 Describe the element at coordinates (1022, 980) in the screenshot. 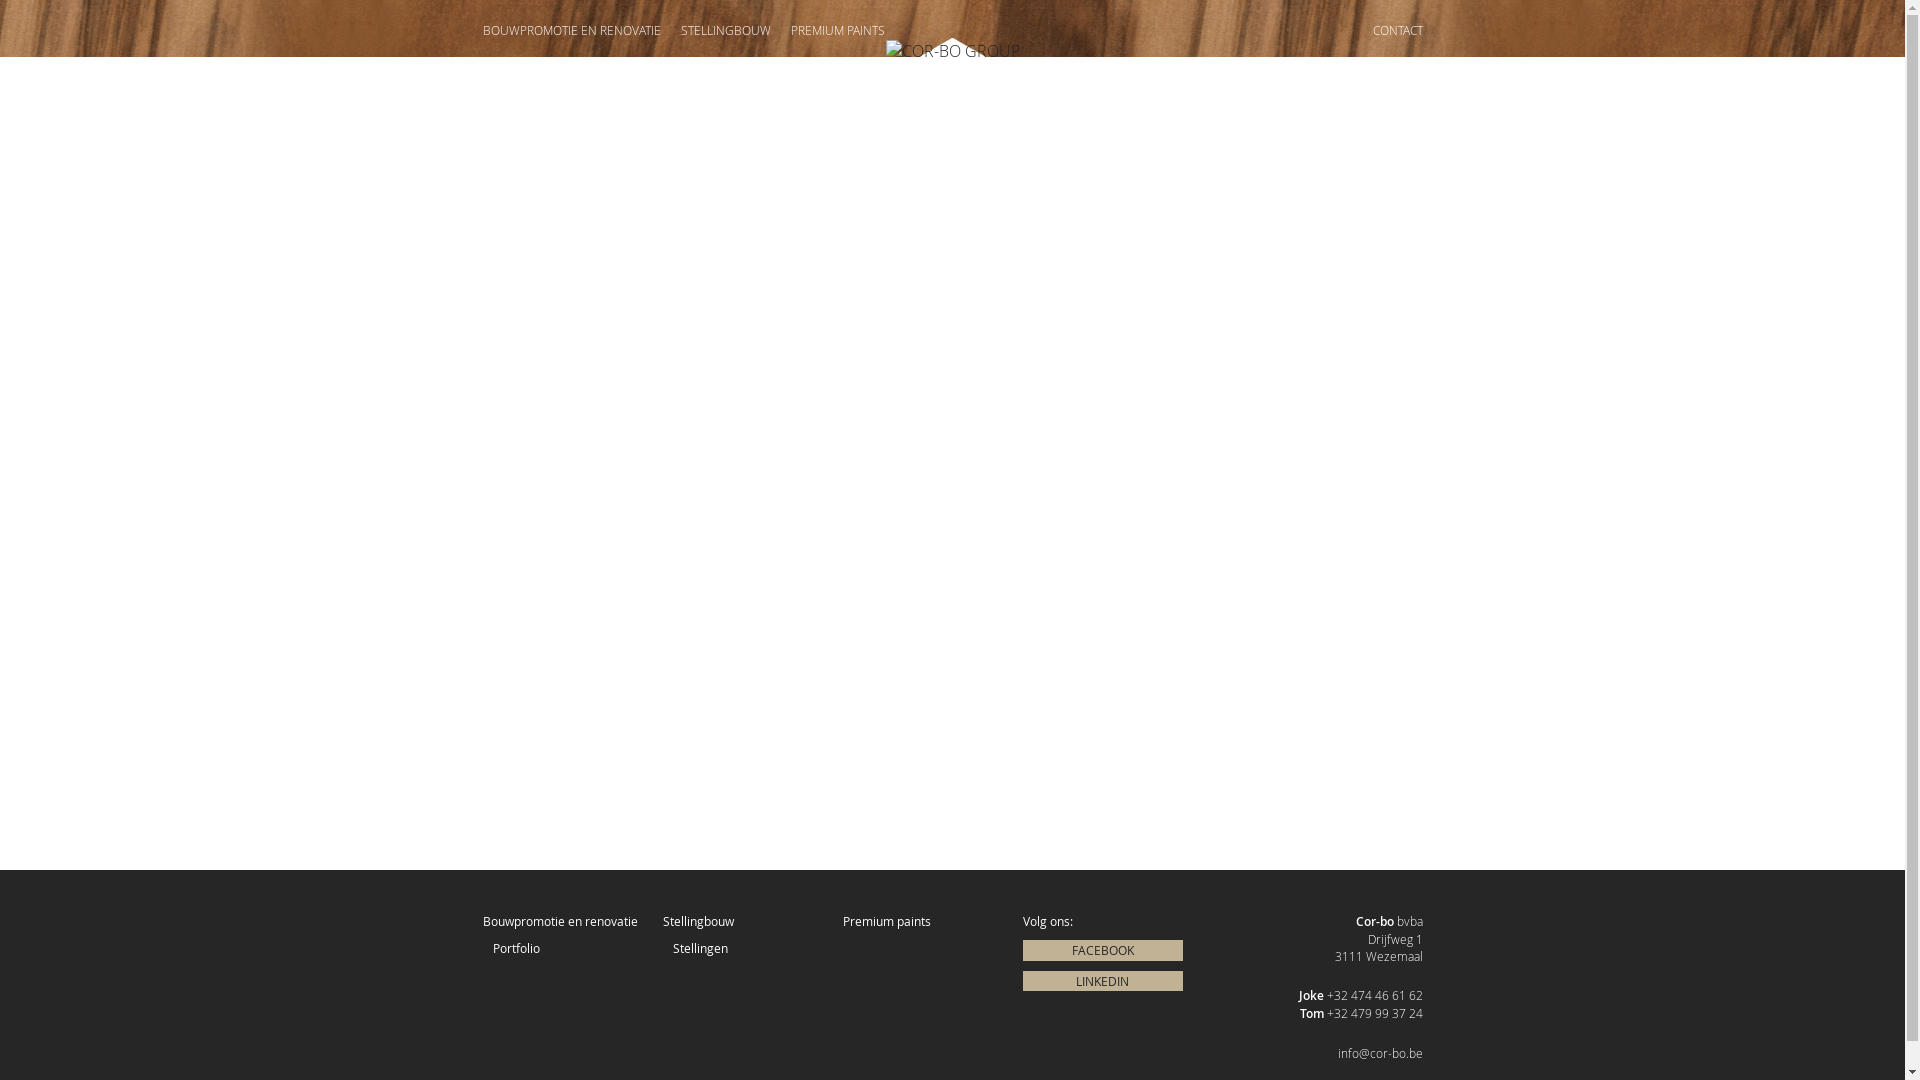

I see `'LINKEDIN'` at that location.